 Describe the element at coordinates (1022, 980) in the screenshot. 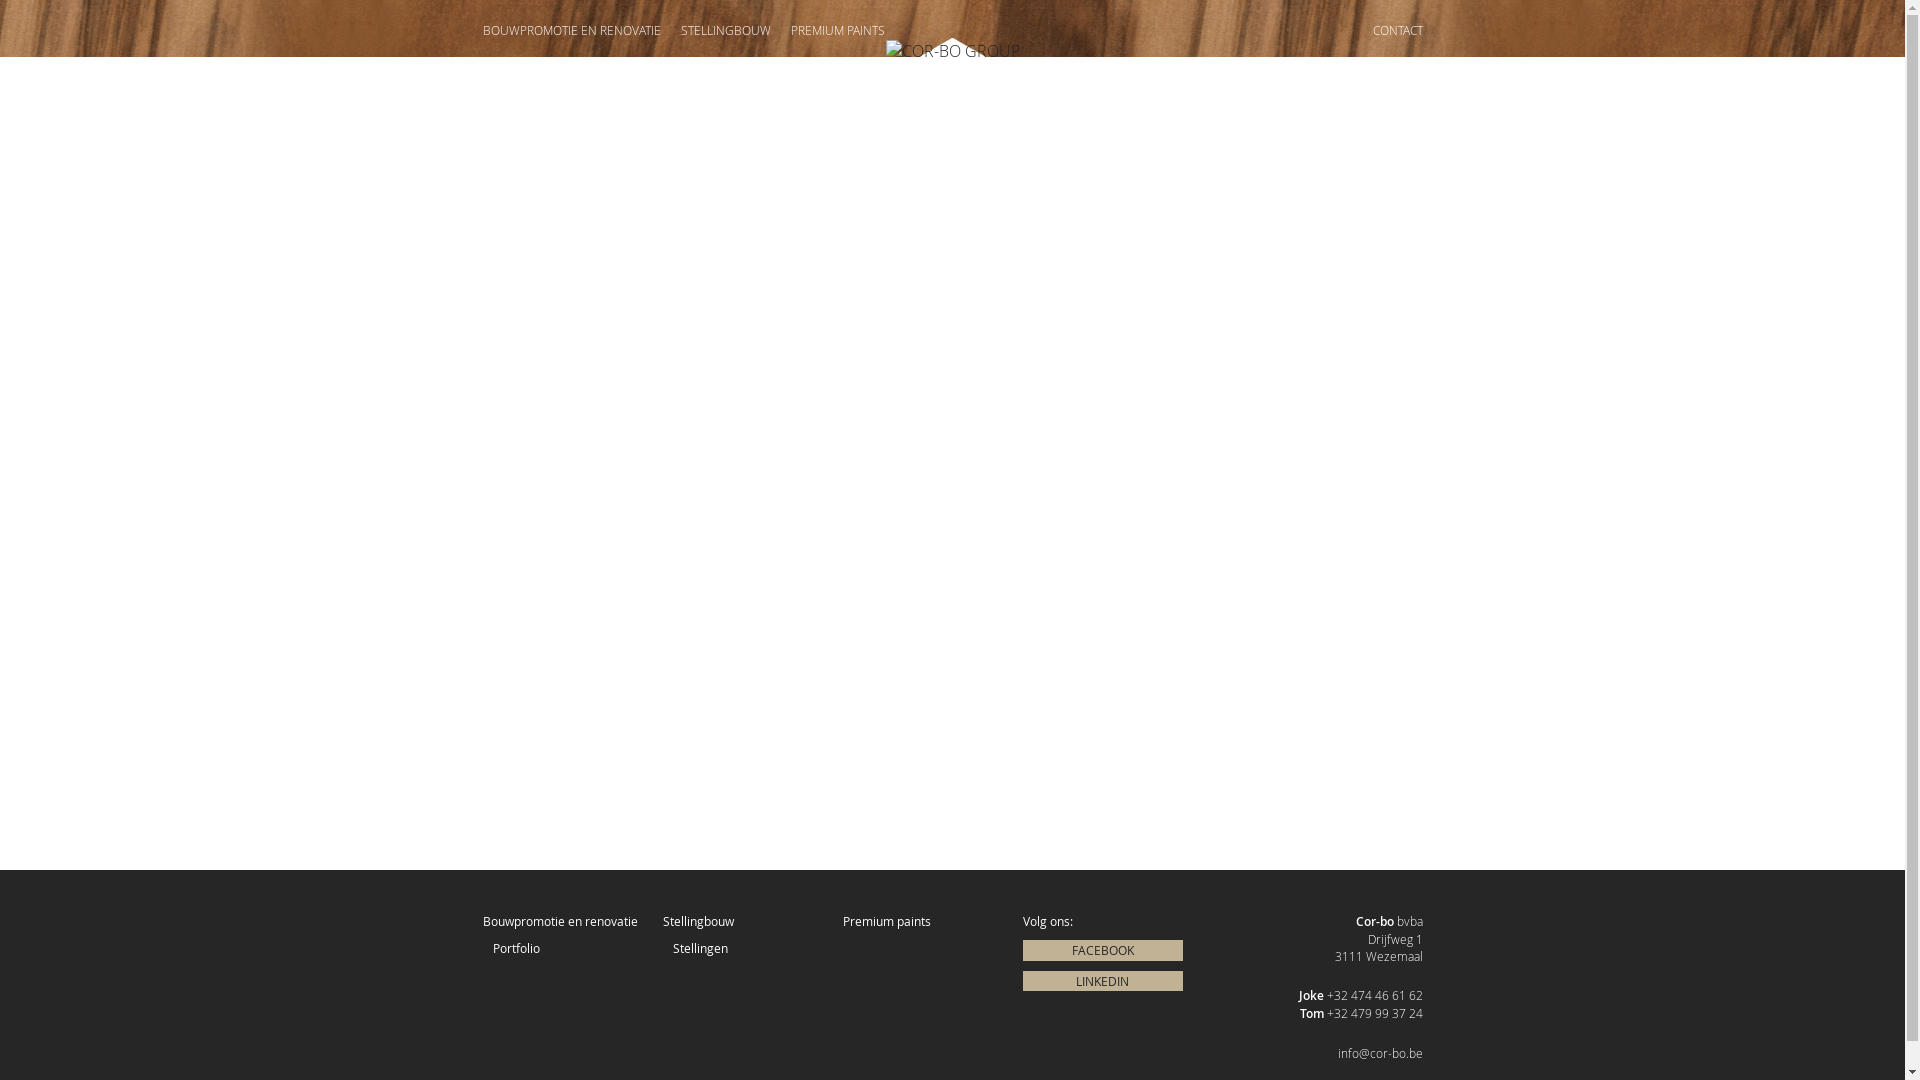

I see `'LINKEDIN'` at that location.